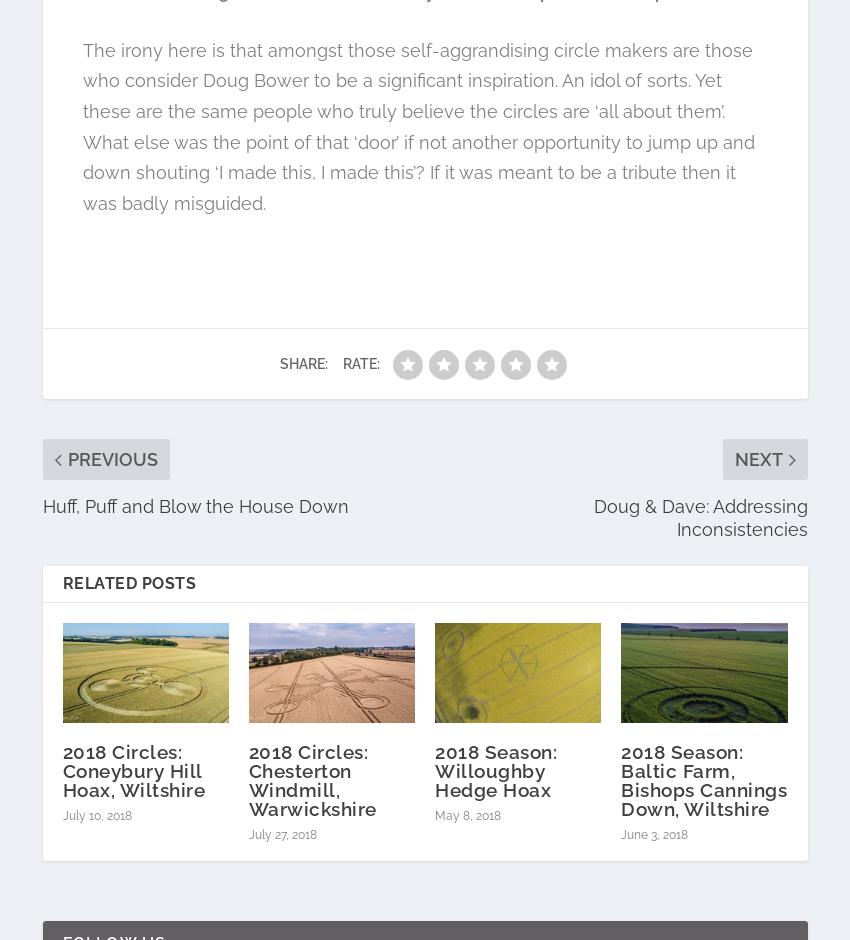  I want to click on 'May 8, 2018', so click(434, 814).